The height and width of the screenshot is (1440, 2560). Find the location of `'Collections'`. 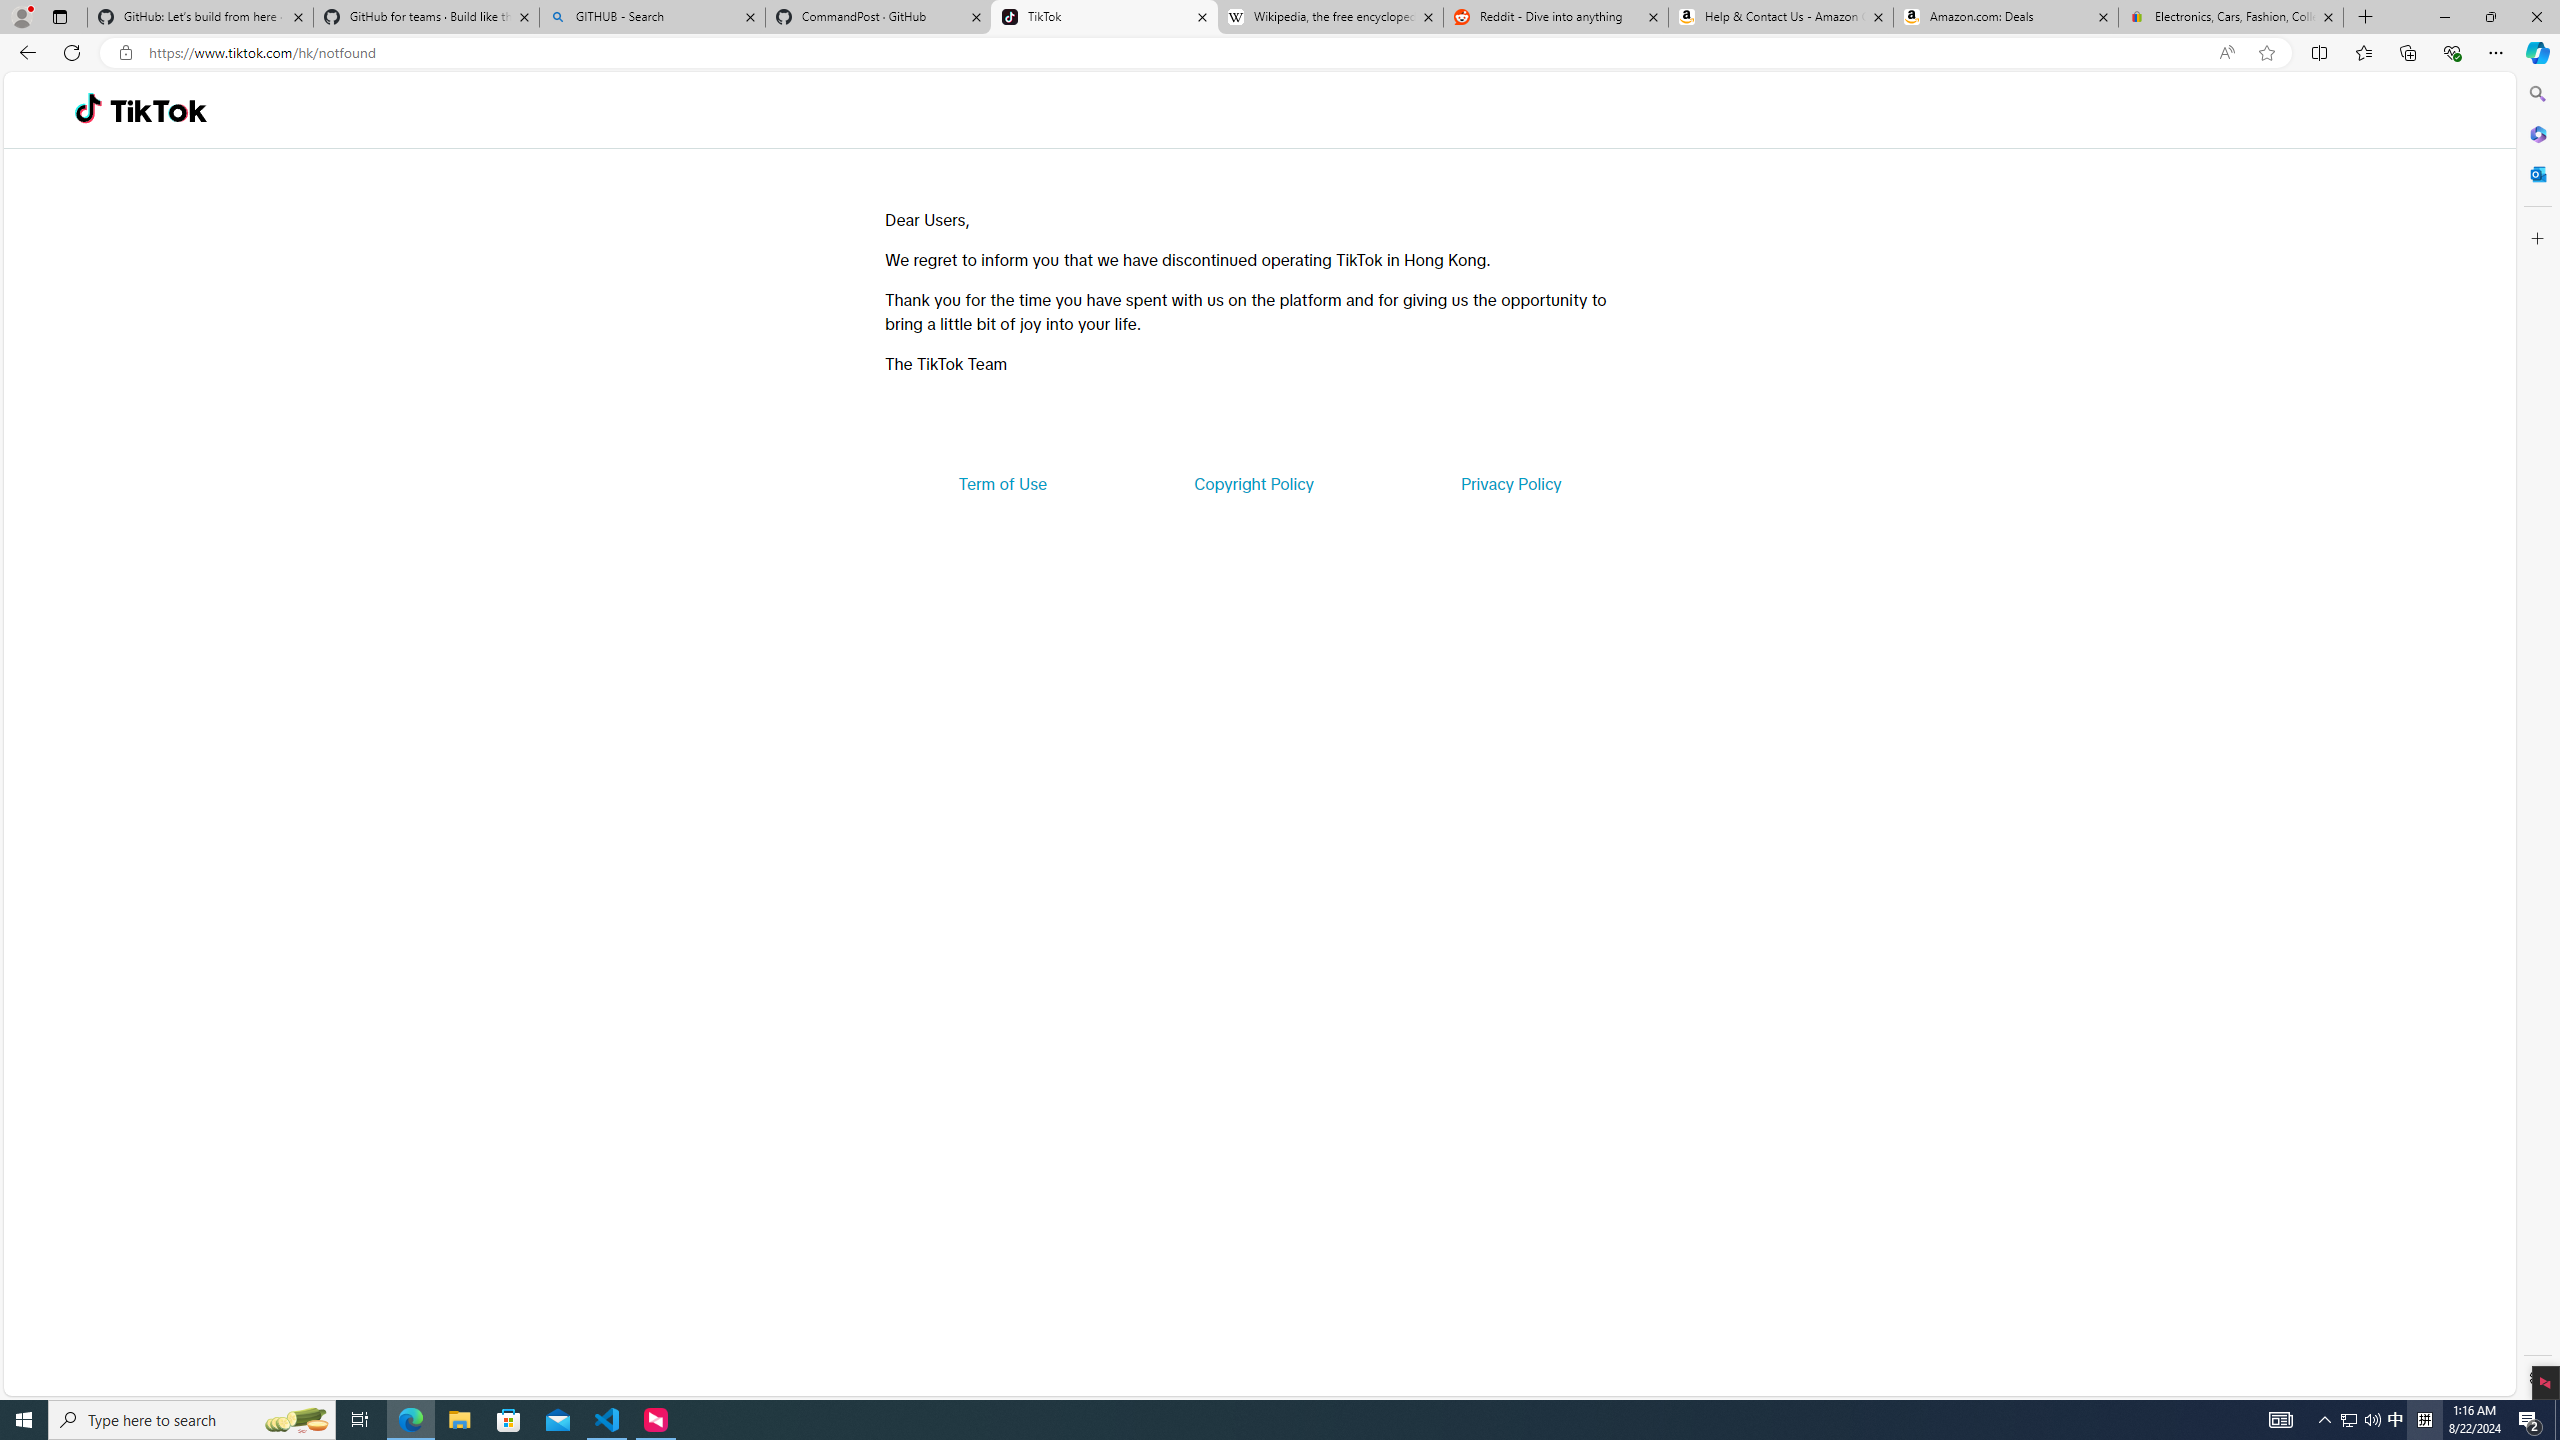

'Collections' is located at coordinates (2406, 51).